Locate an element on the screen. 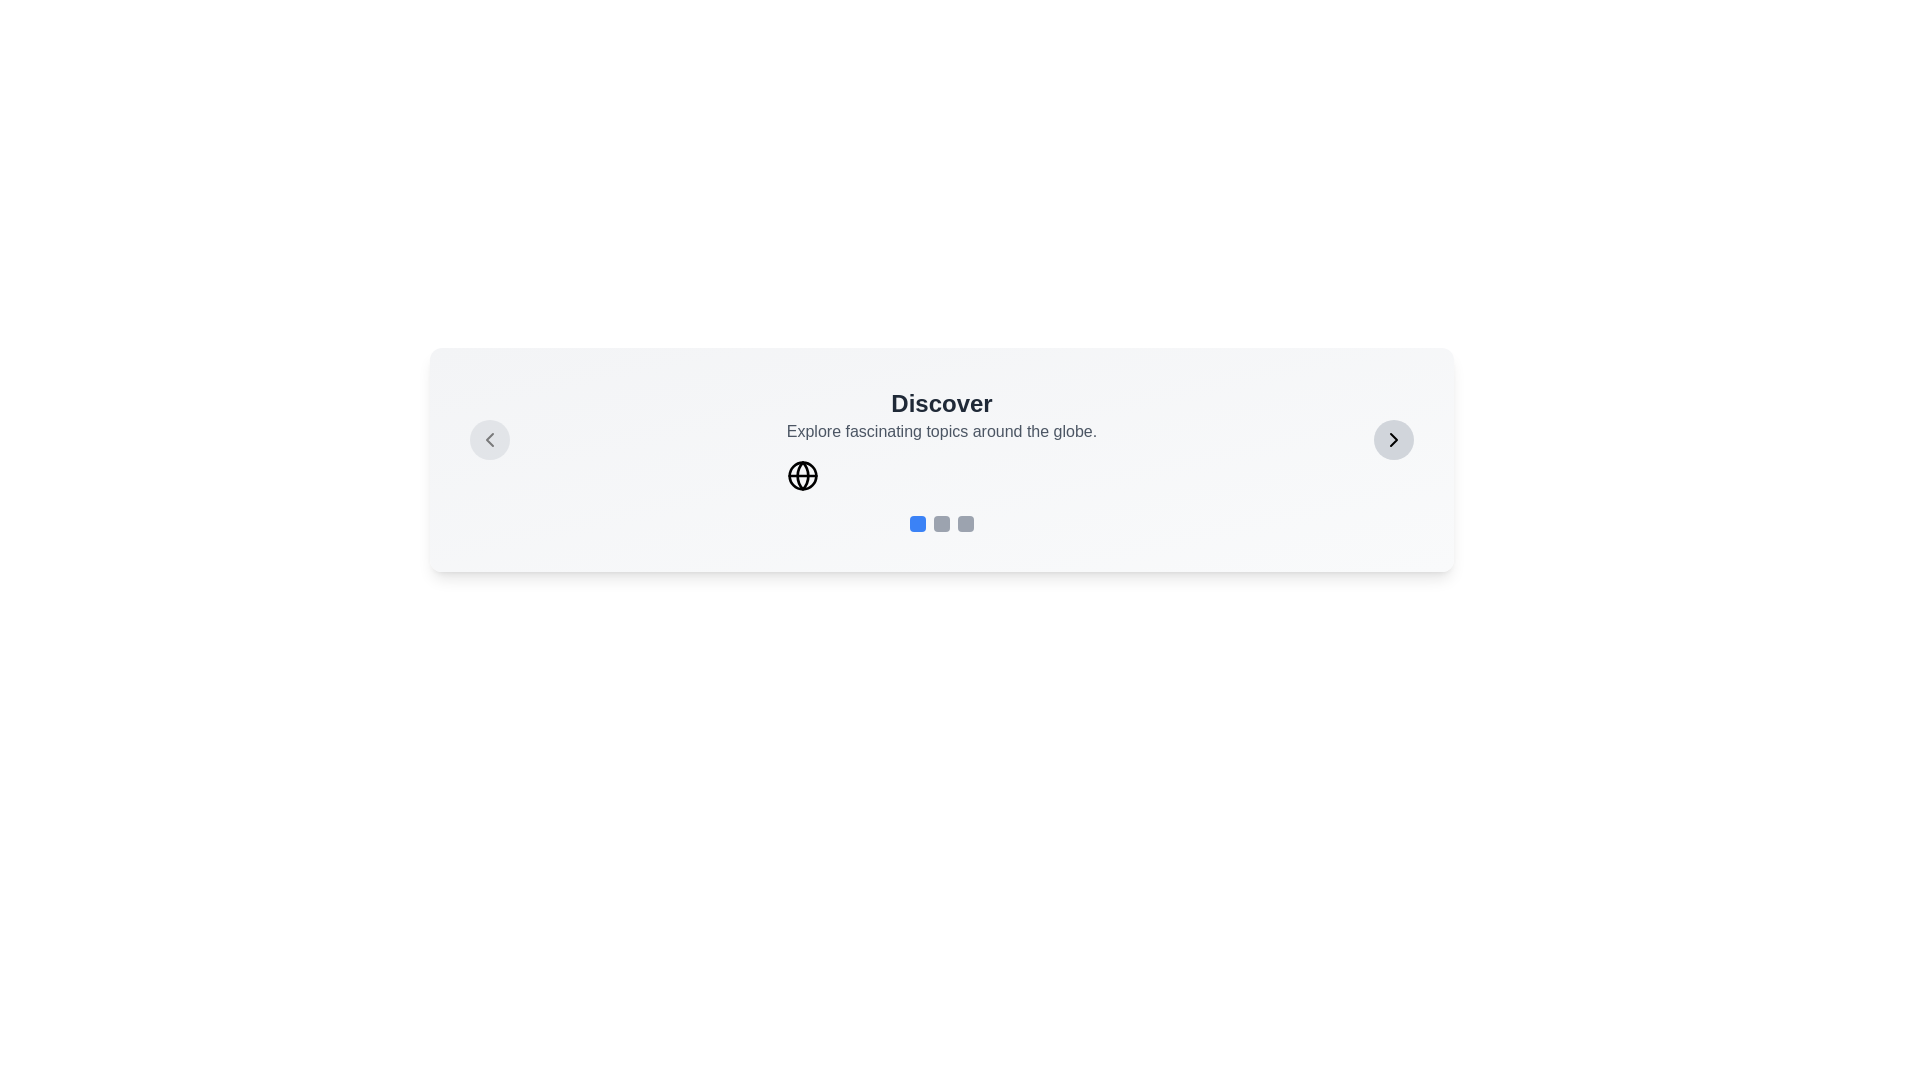  the leftward-pointing chevron icon located within the circular button on the left side of the horizontal bar is located at coordinates (489, 438).